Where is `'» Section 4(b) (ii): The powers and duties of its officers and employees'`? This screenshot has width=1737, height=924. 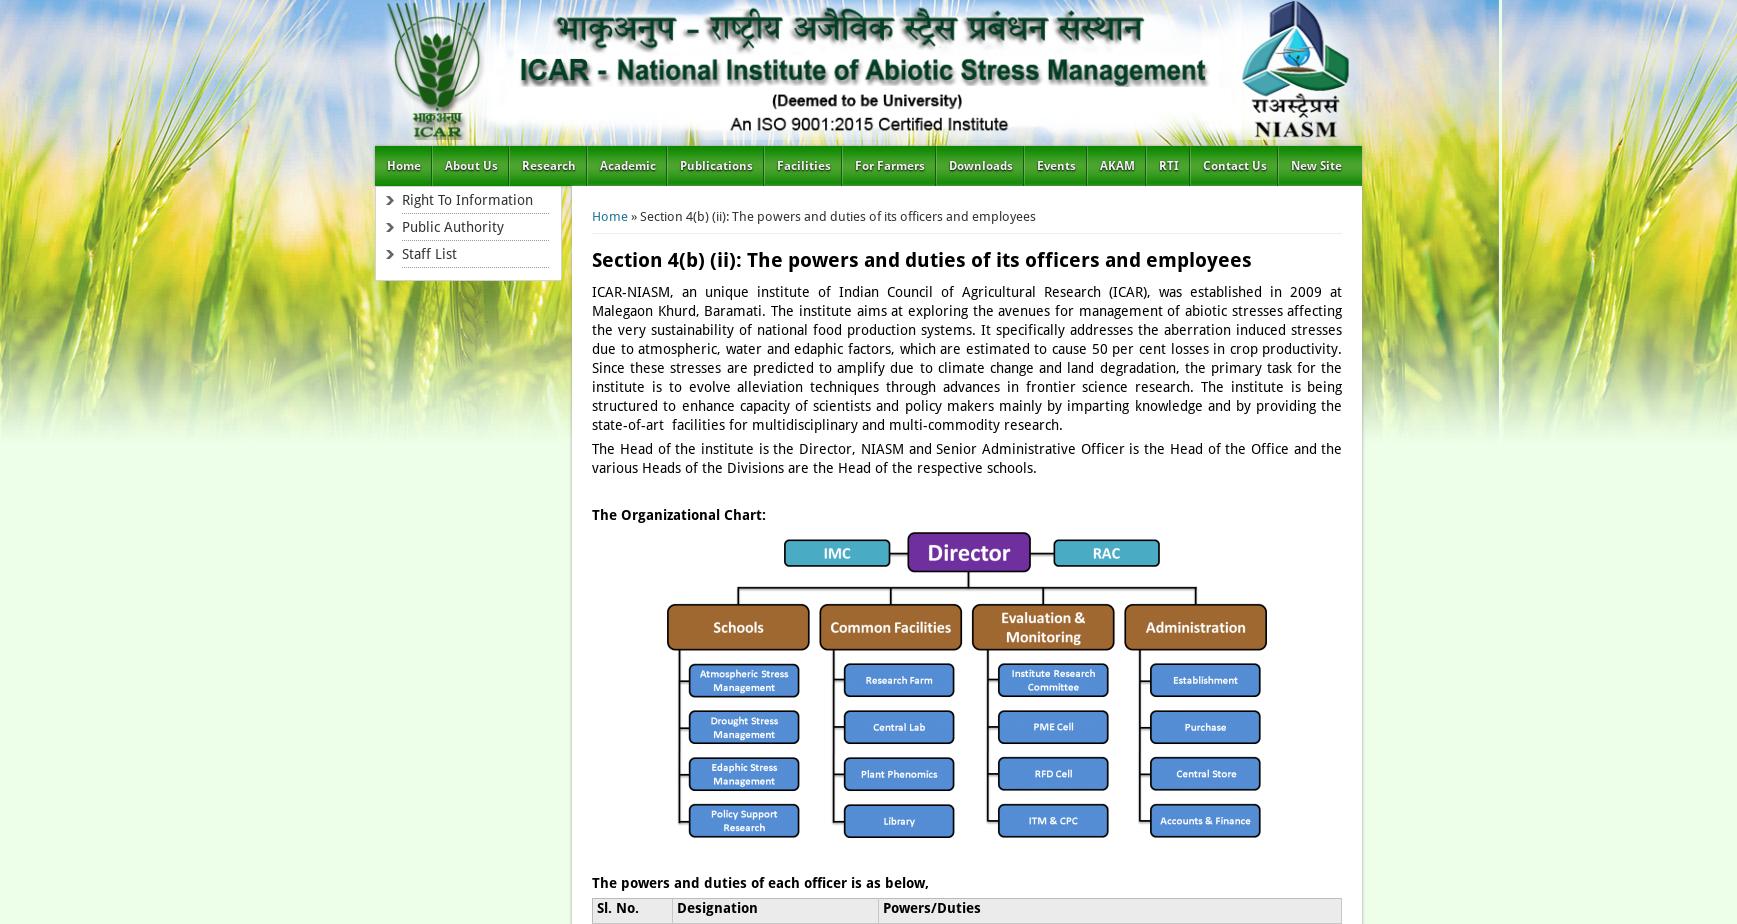 '» Section 4(b) (ii): The powers and duties of its officers and employees' is located at coordinates (831, 215).